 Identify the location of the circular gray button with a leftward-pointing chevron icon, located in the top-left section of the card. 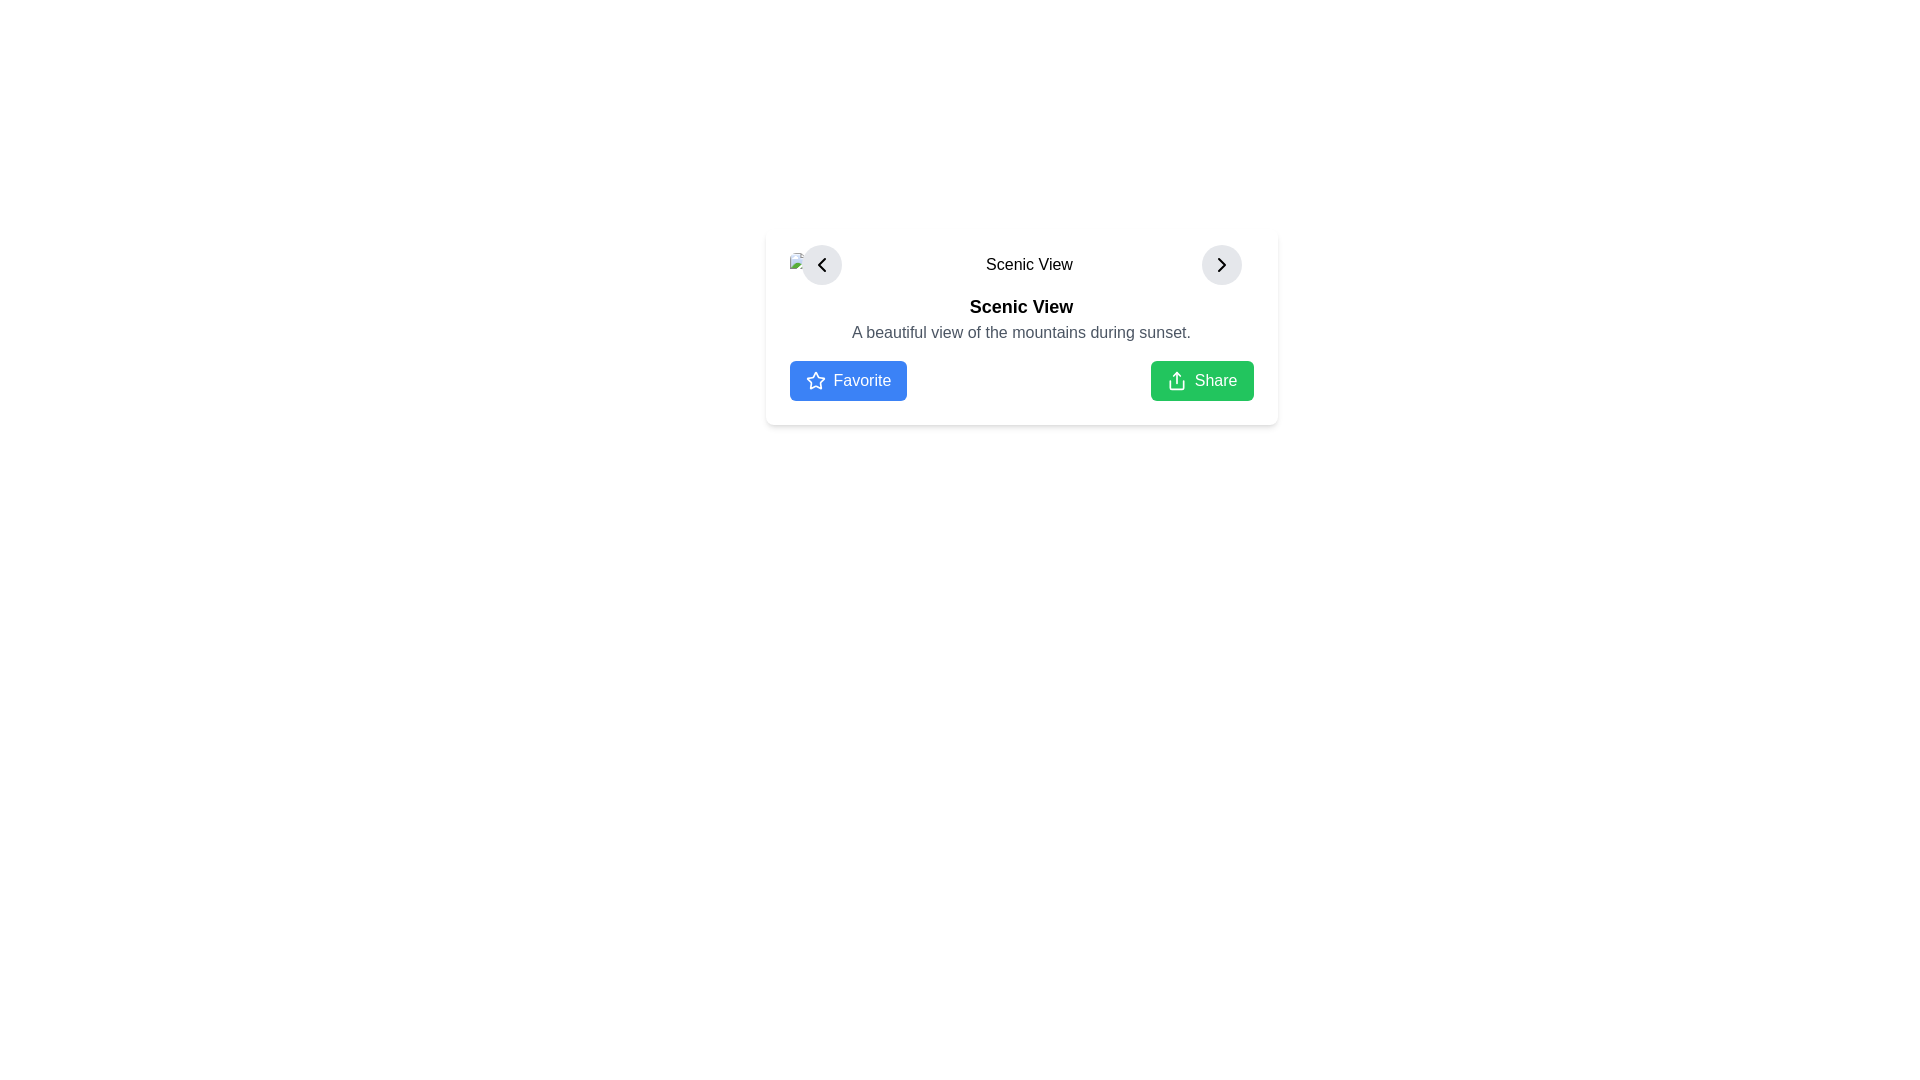
(821, 264).